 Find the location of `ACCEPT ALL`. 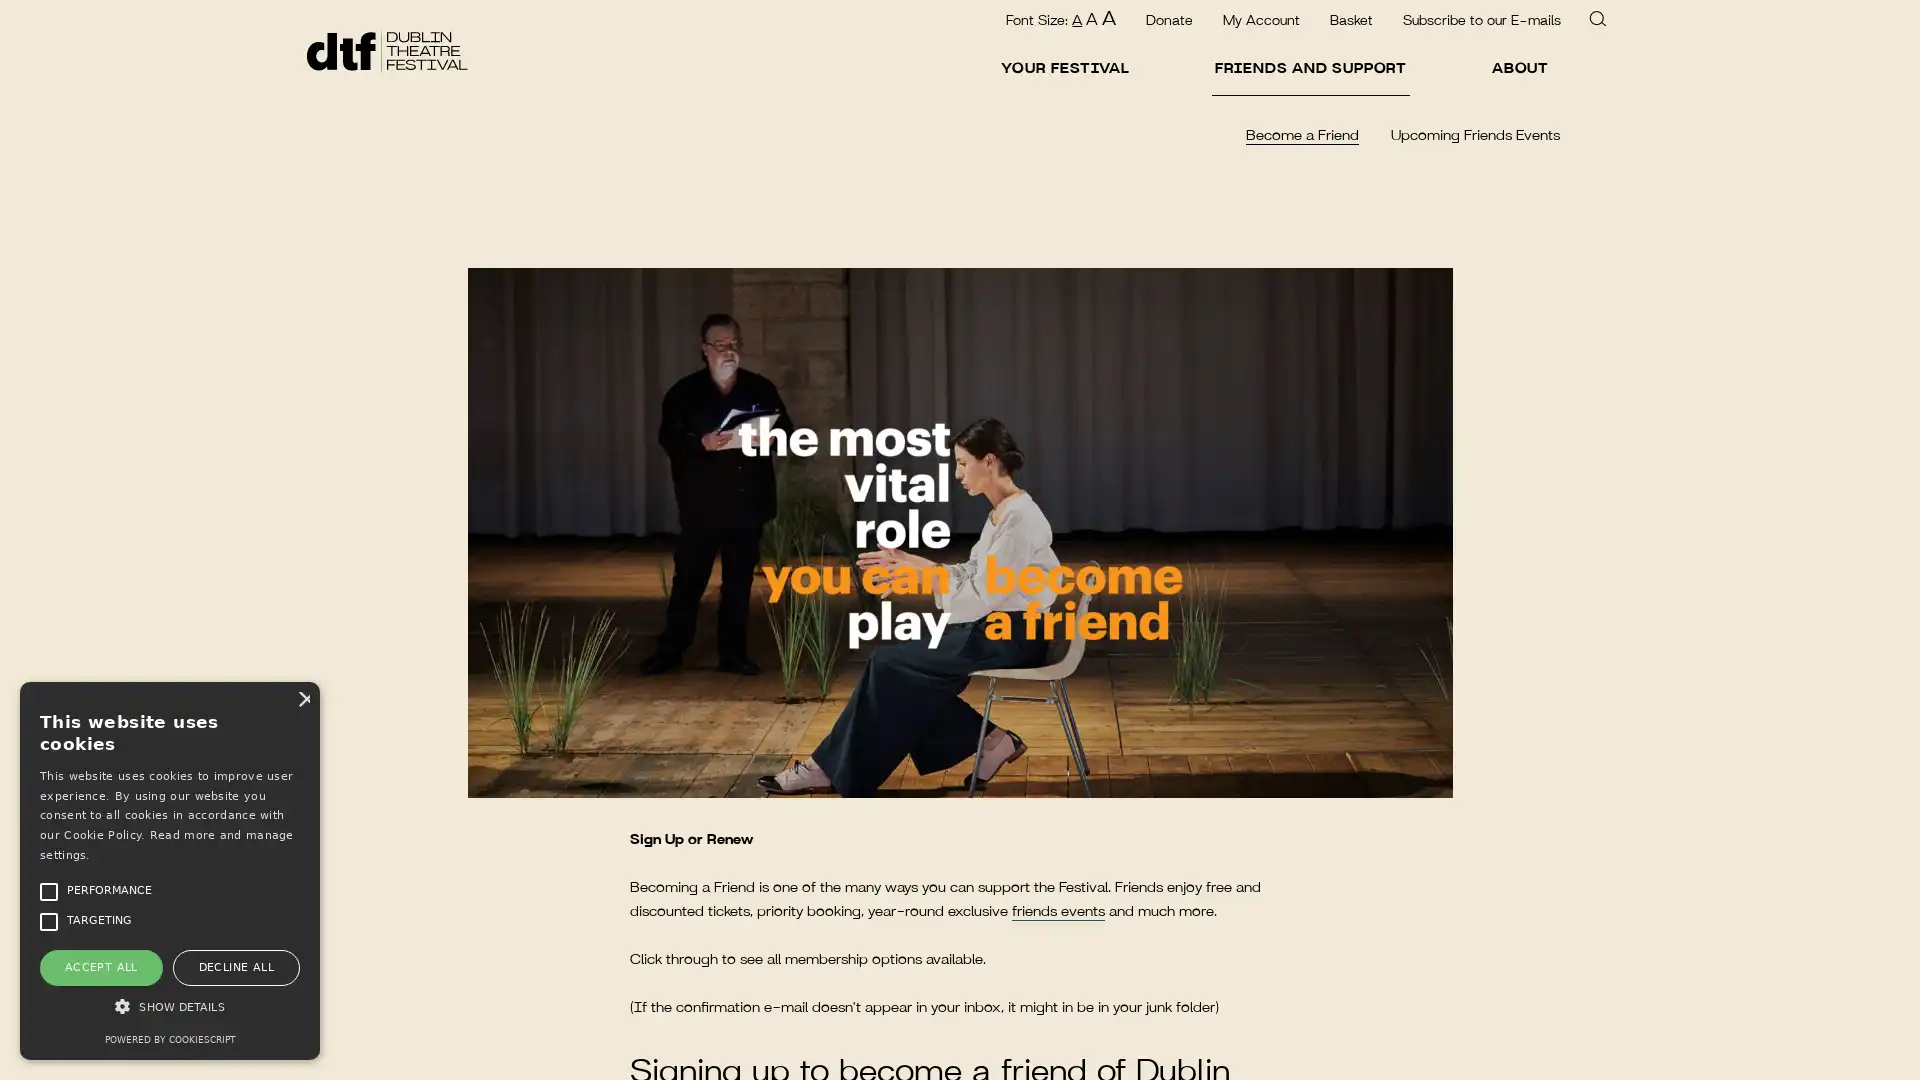

ACCEPT ALL is located at coordinates (99, 966).